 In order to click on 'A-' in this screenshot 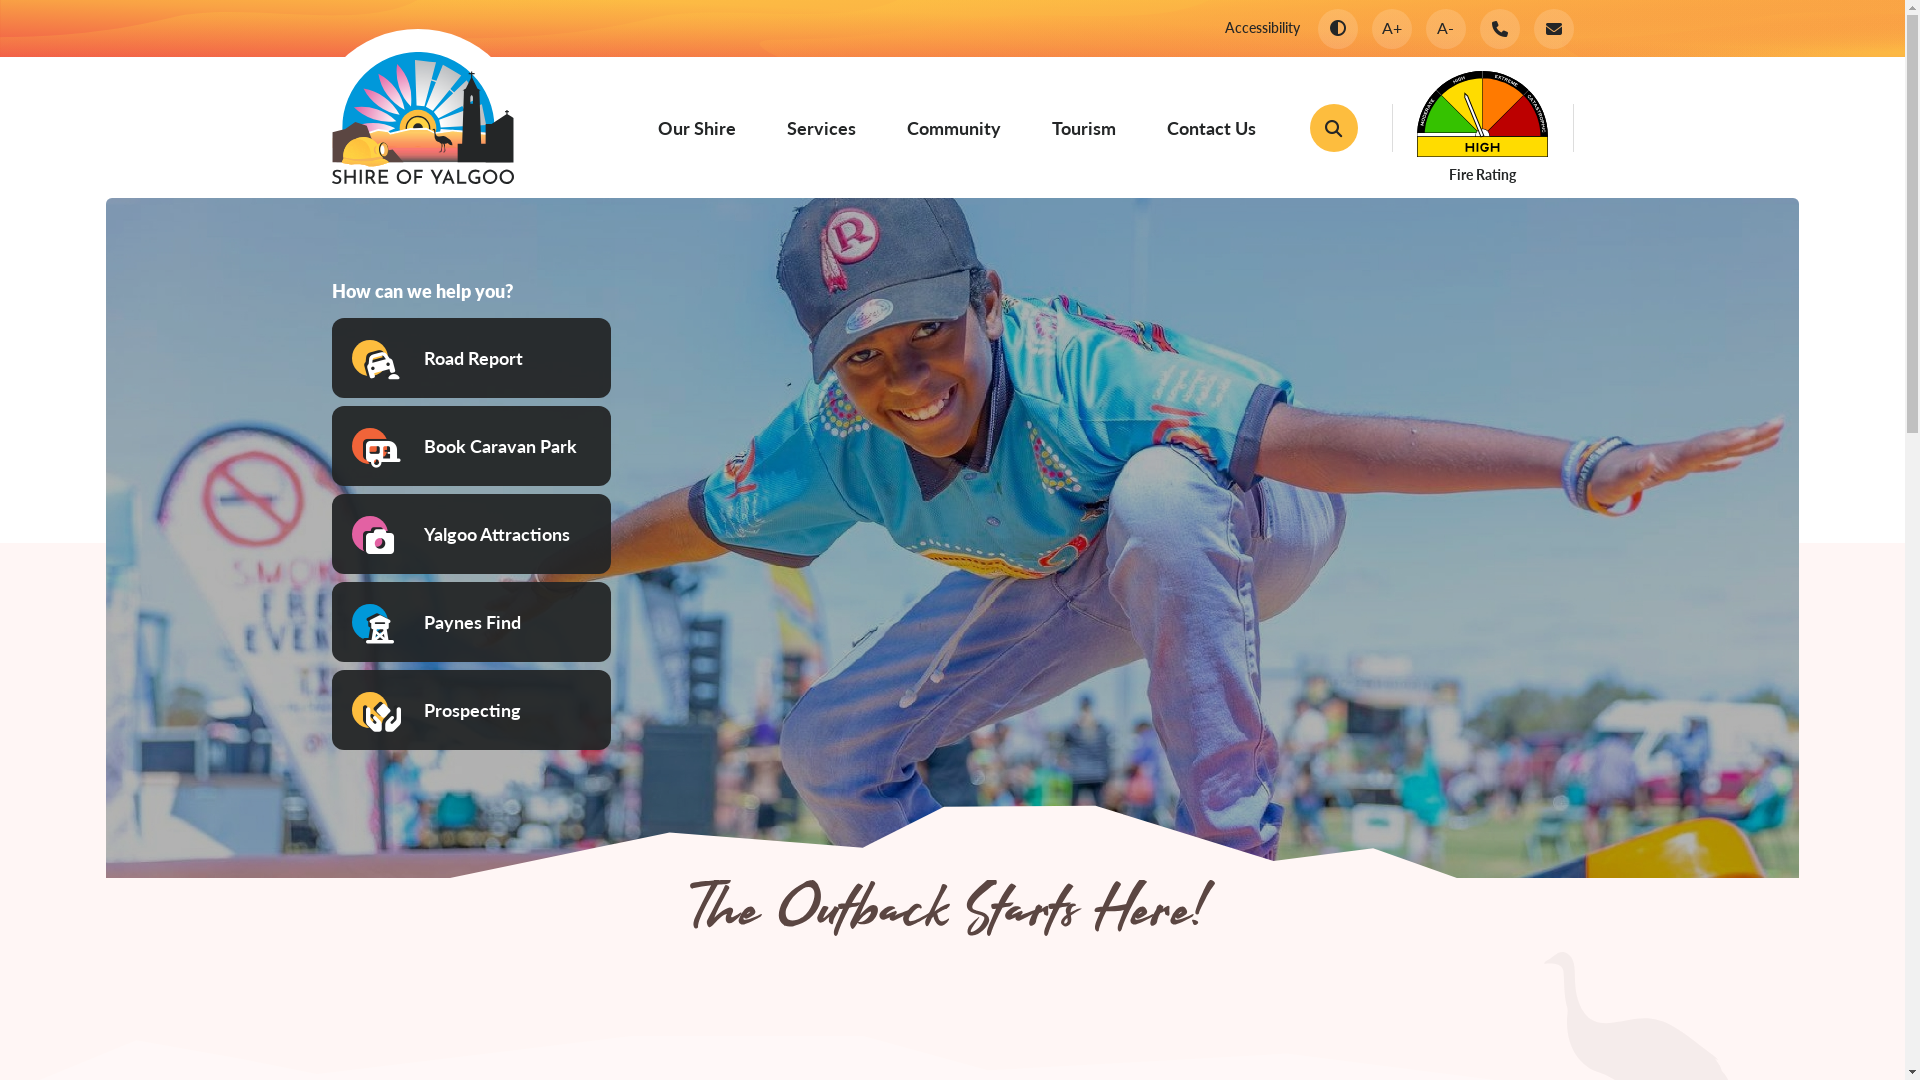, I will do `click(1445, 27)`.